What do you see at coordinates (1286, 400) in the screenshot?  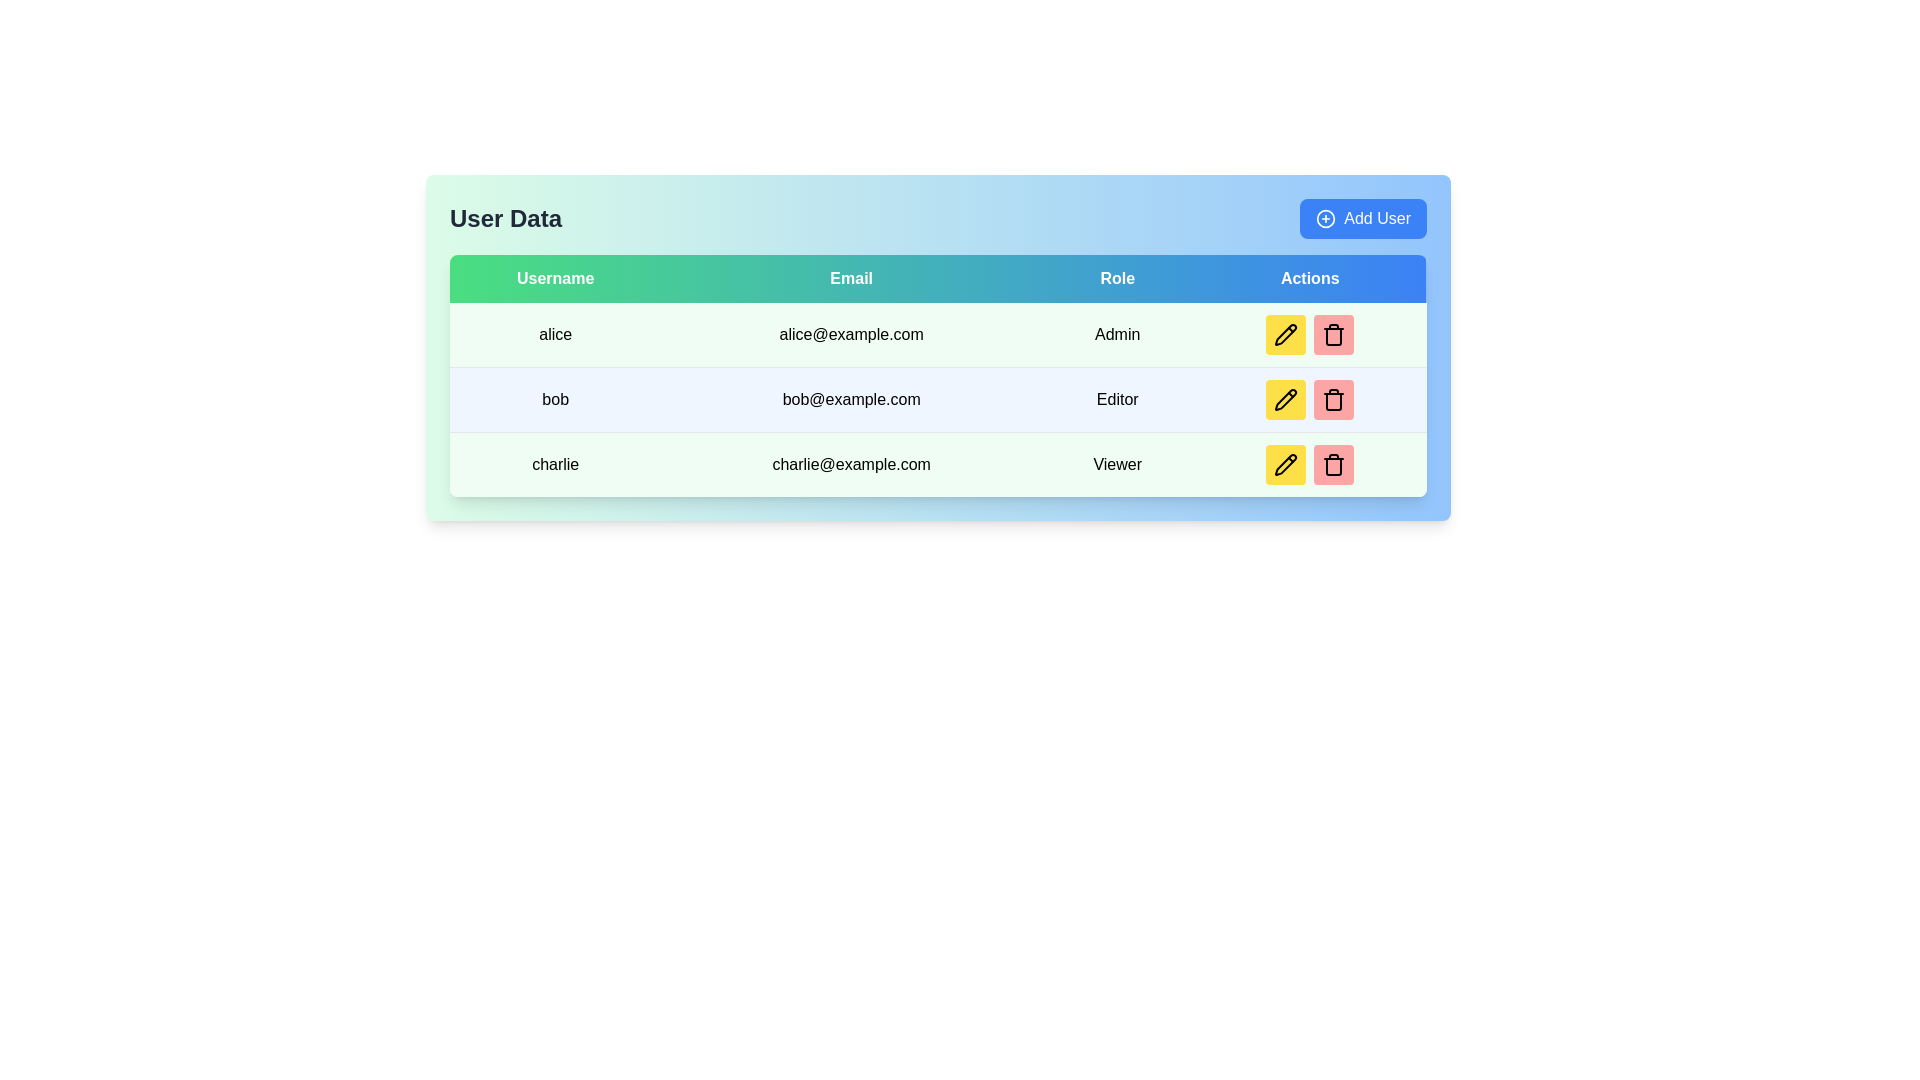 I see `the edit button in the 'Actions' column for the user 'bob@example.com' to observe the hover effect` at bounding box center [1286, 400].